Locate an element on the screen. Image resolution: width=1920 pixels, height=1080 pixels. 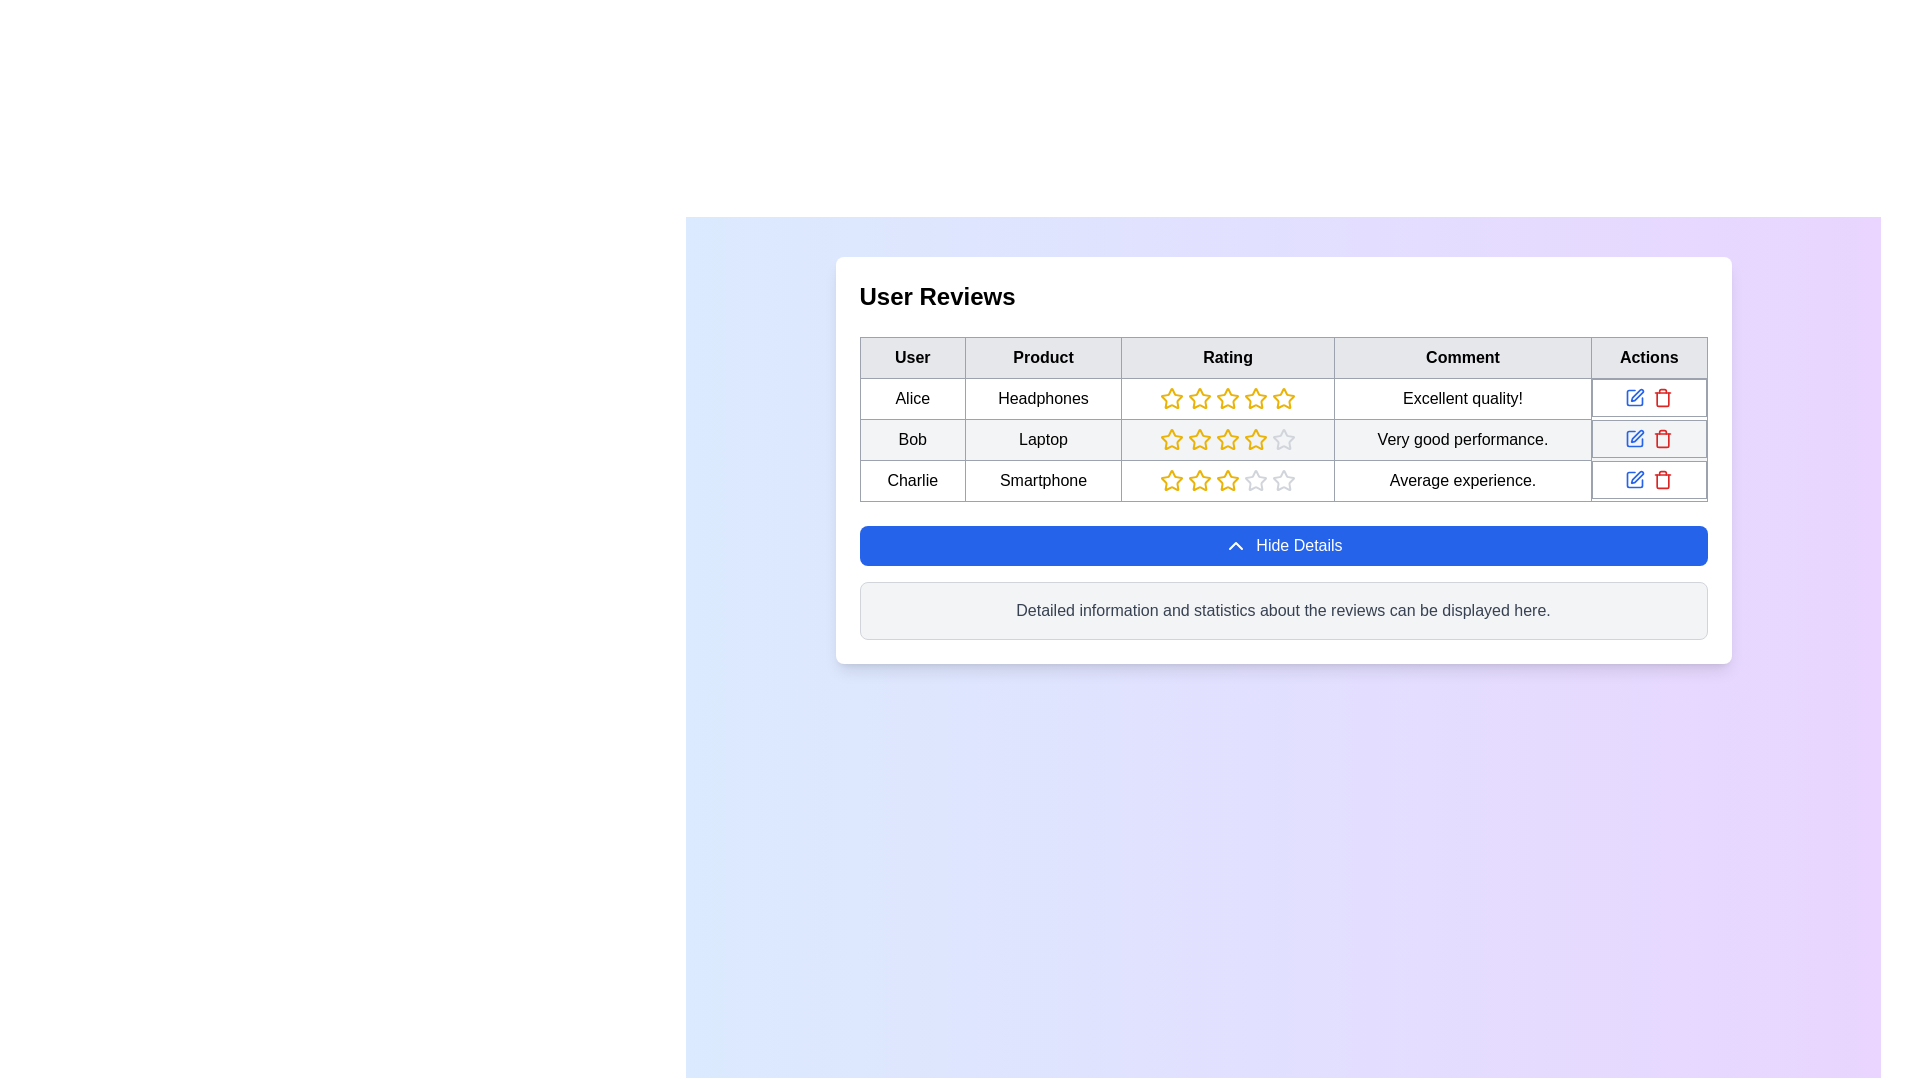
text 'Charlie' from the first cell in the last row of the table under the 'User Reviews' section is located at coordinates (911, 481).